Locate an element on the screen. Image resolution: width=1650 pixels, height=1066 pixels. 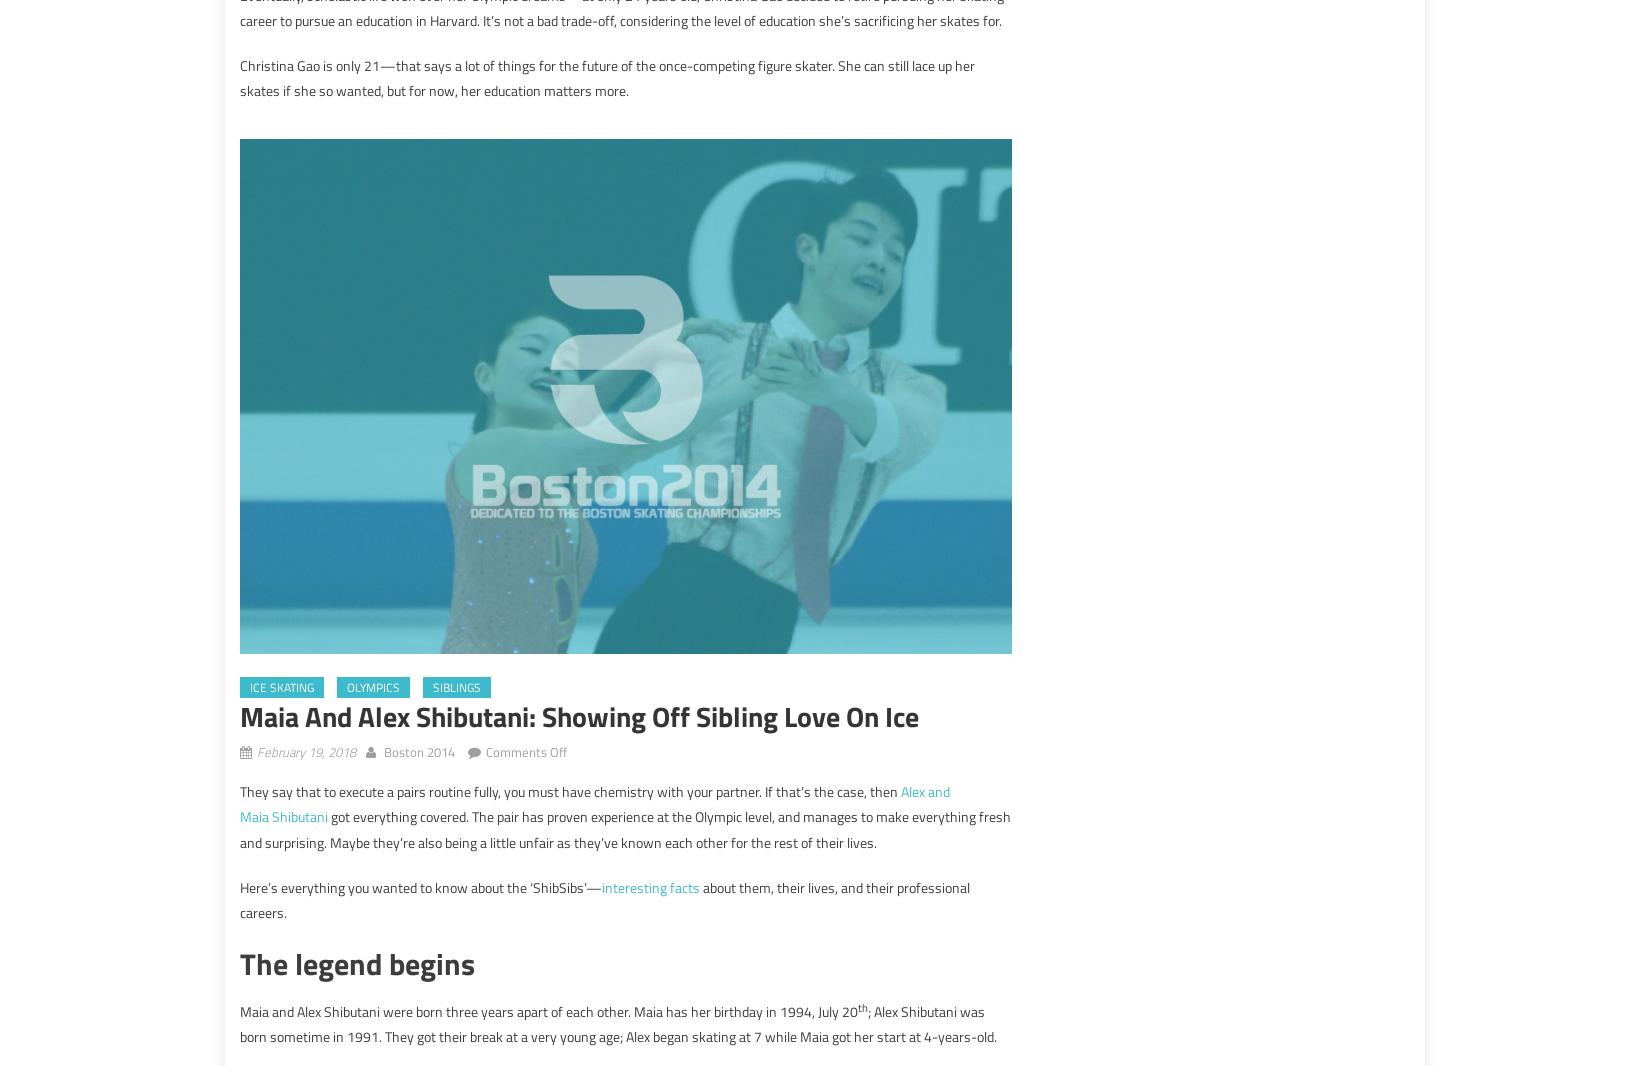
'Christina Gao is only 21—that says a lot of things for the future of the once-competing figure skater. She can still lace up her skates if she so wanted, but for now, her education matters more.' is located at coordinates (606, 77).